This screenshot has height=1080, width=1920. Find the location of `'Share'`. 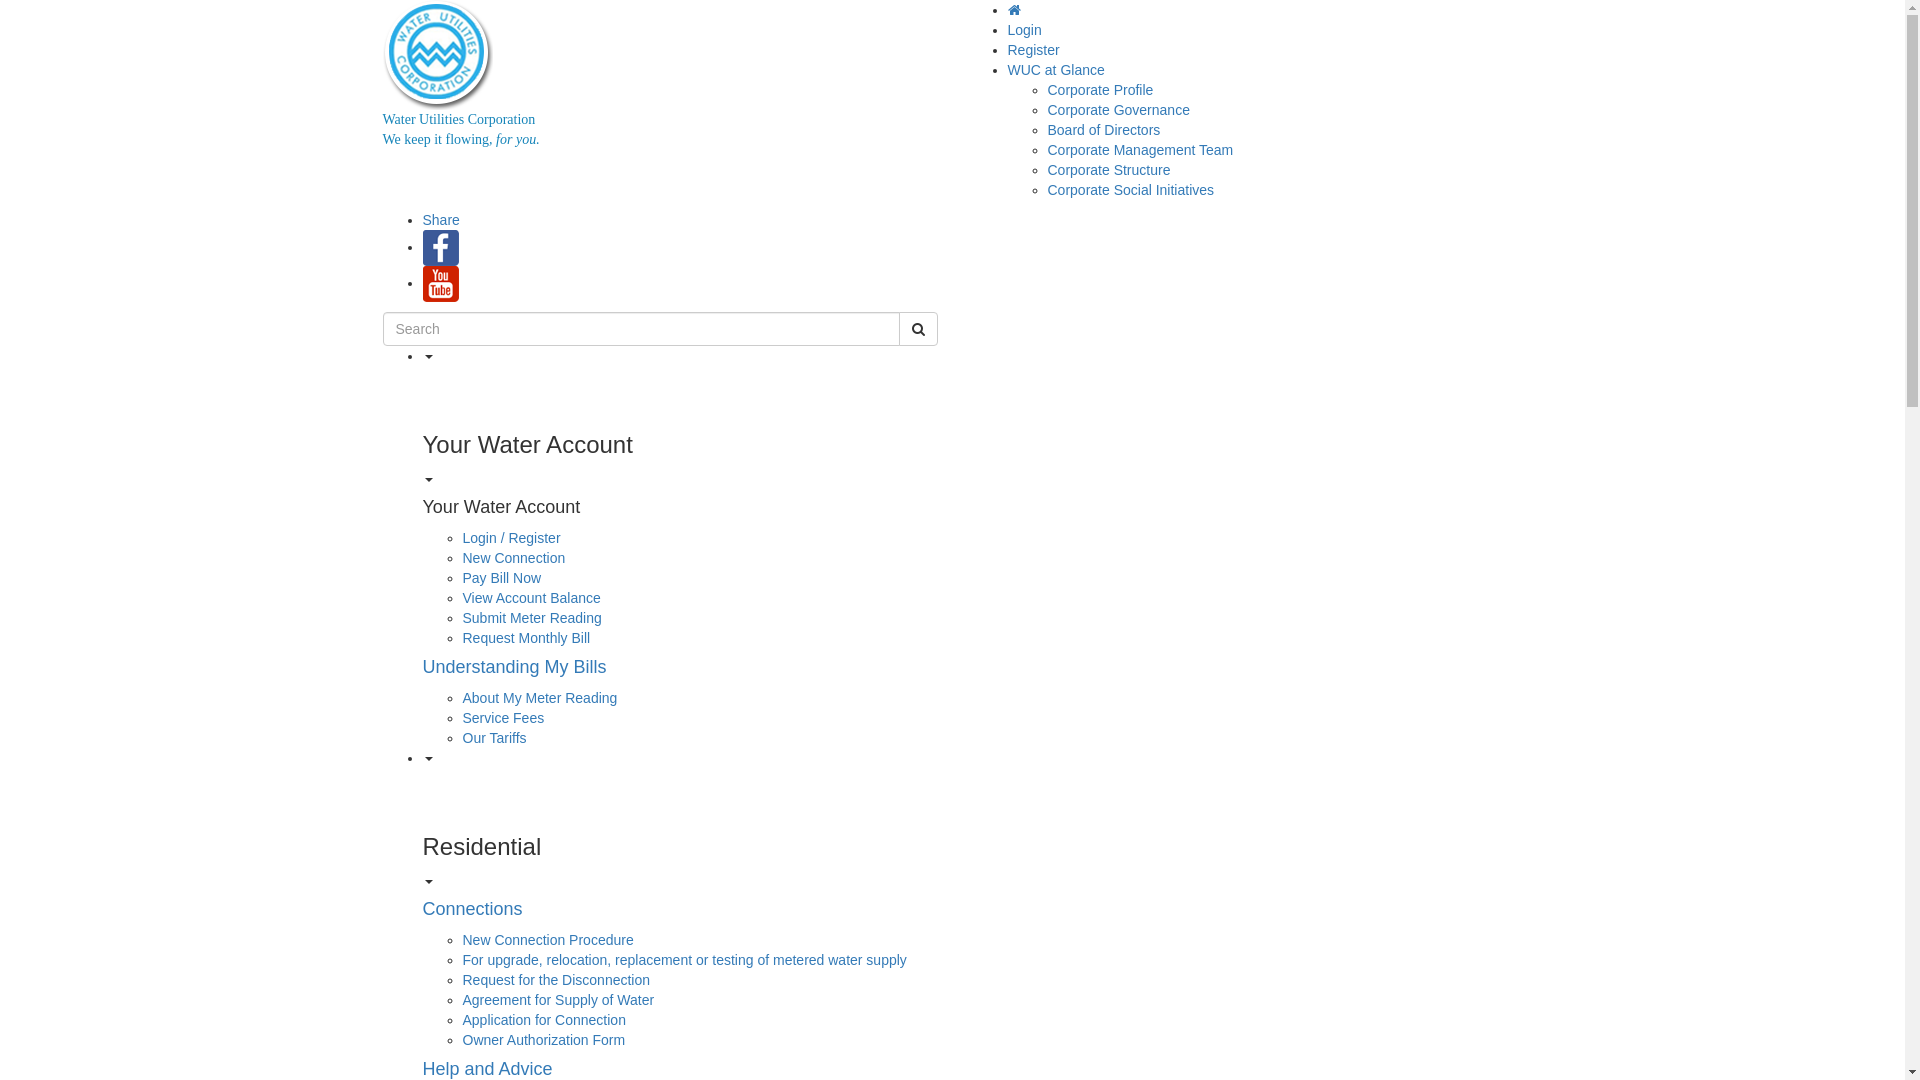

'Share' is located at coordinates (439, 219).